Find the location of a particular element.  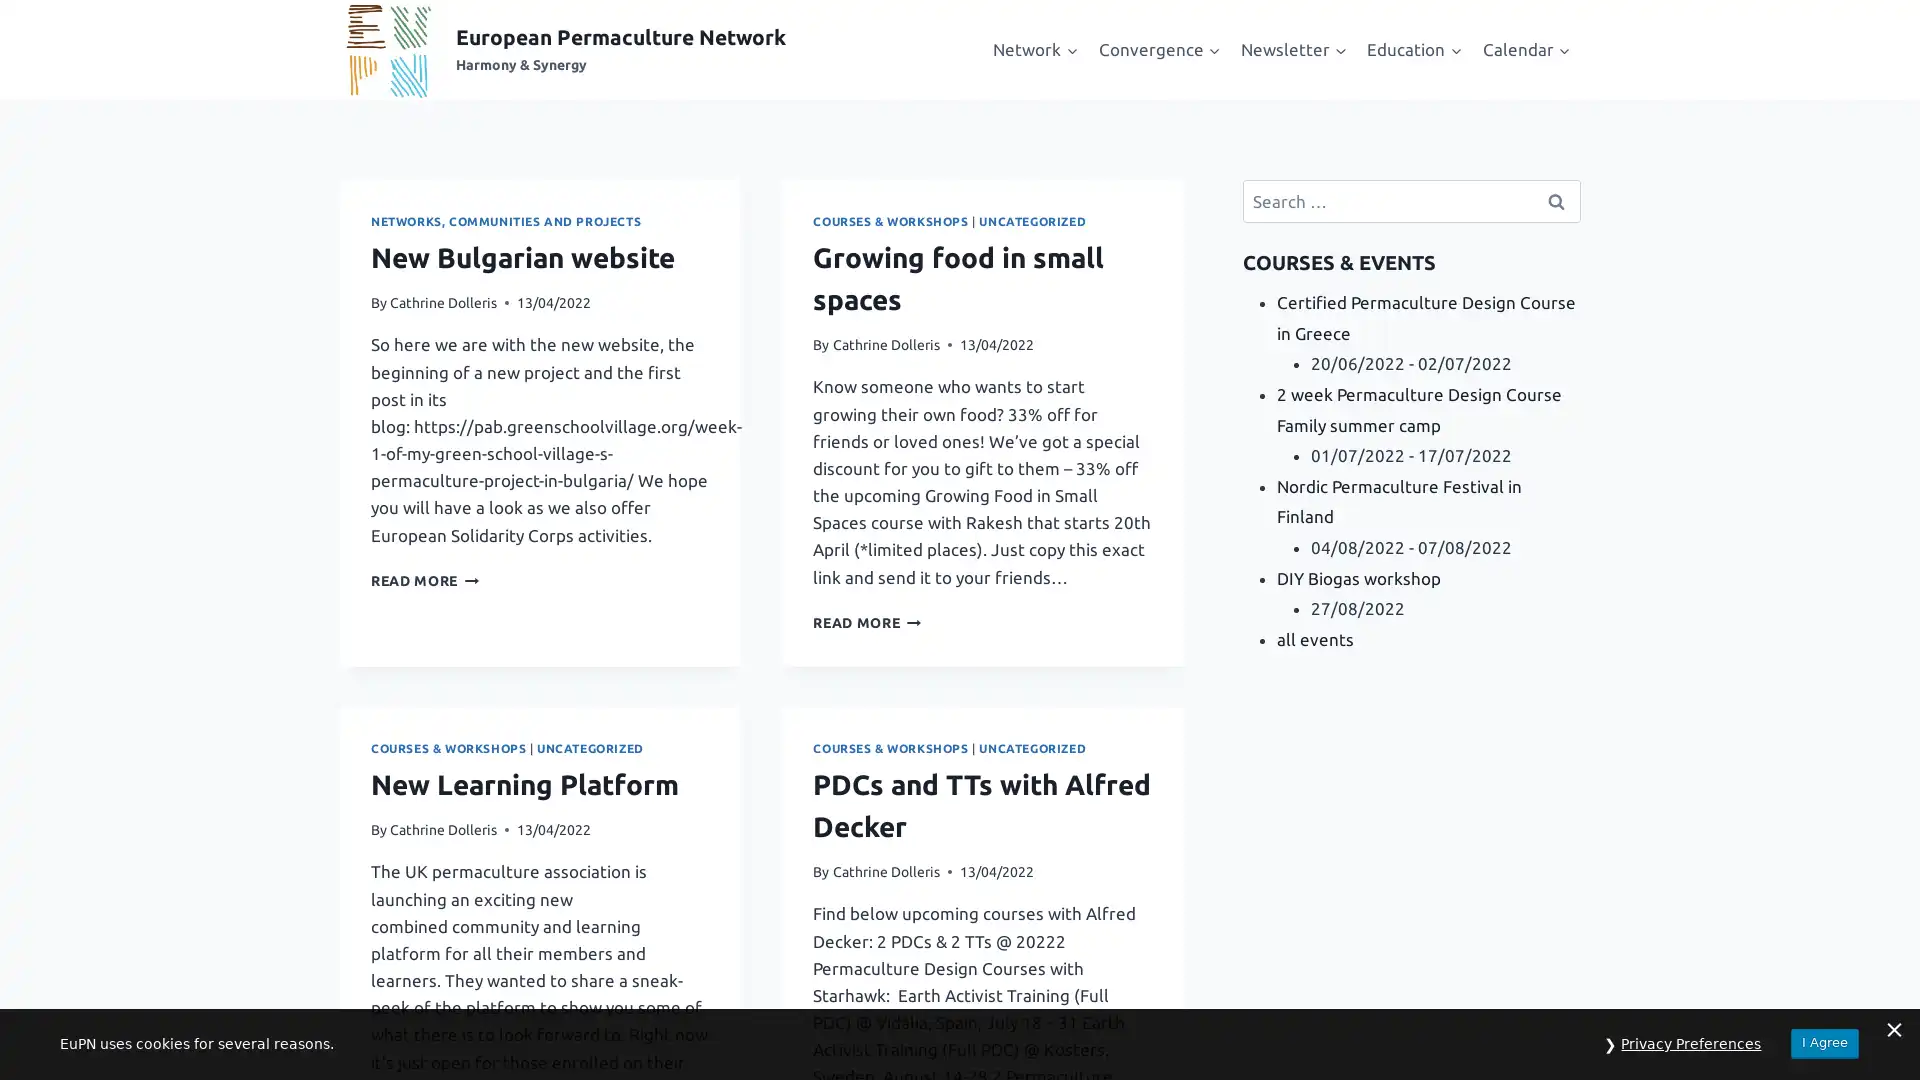

Expand child menu is located at coordinates (1035, 48).